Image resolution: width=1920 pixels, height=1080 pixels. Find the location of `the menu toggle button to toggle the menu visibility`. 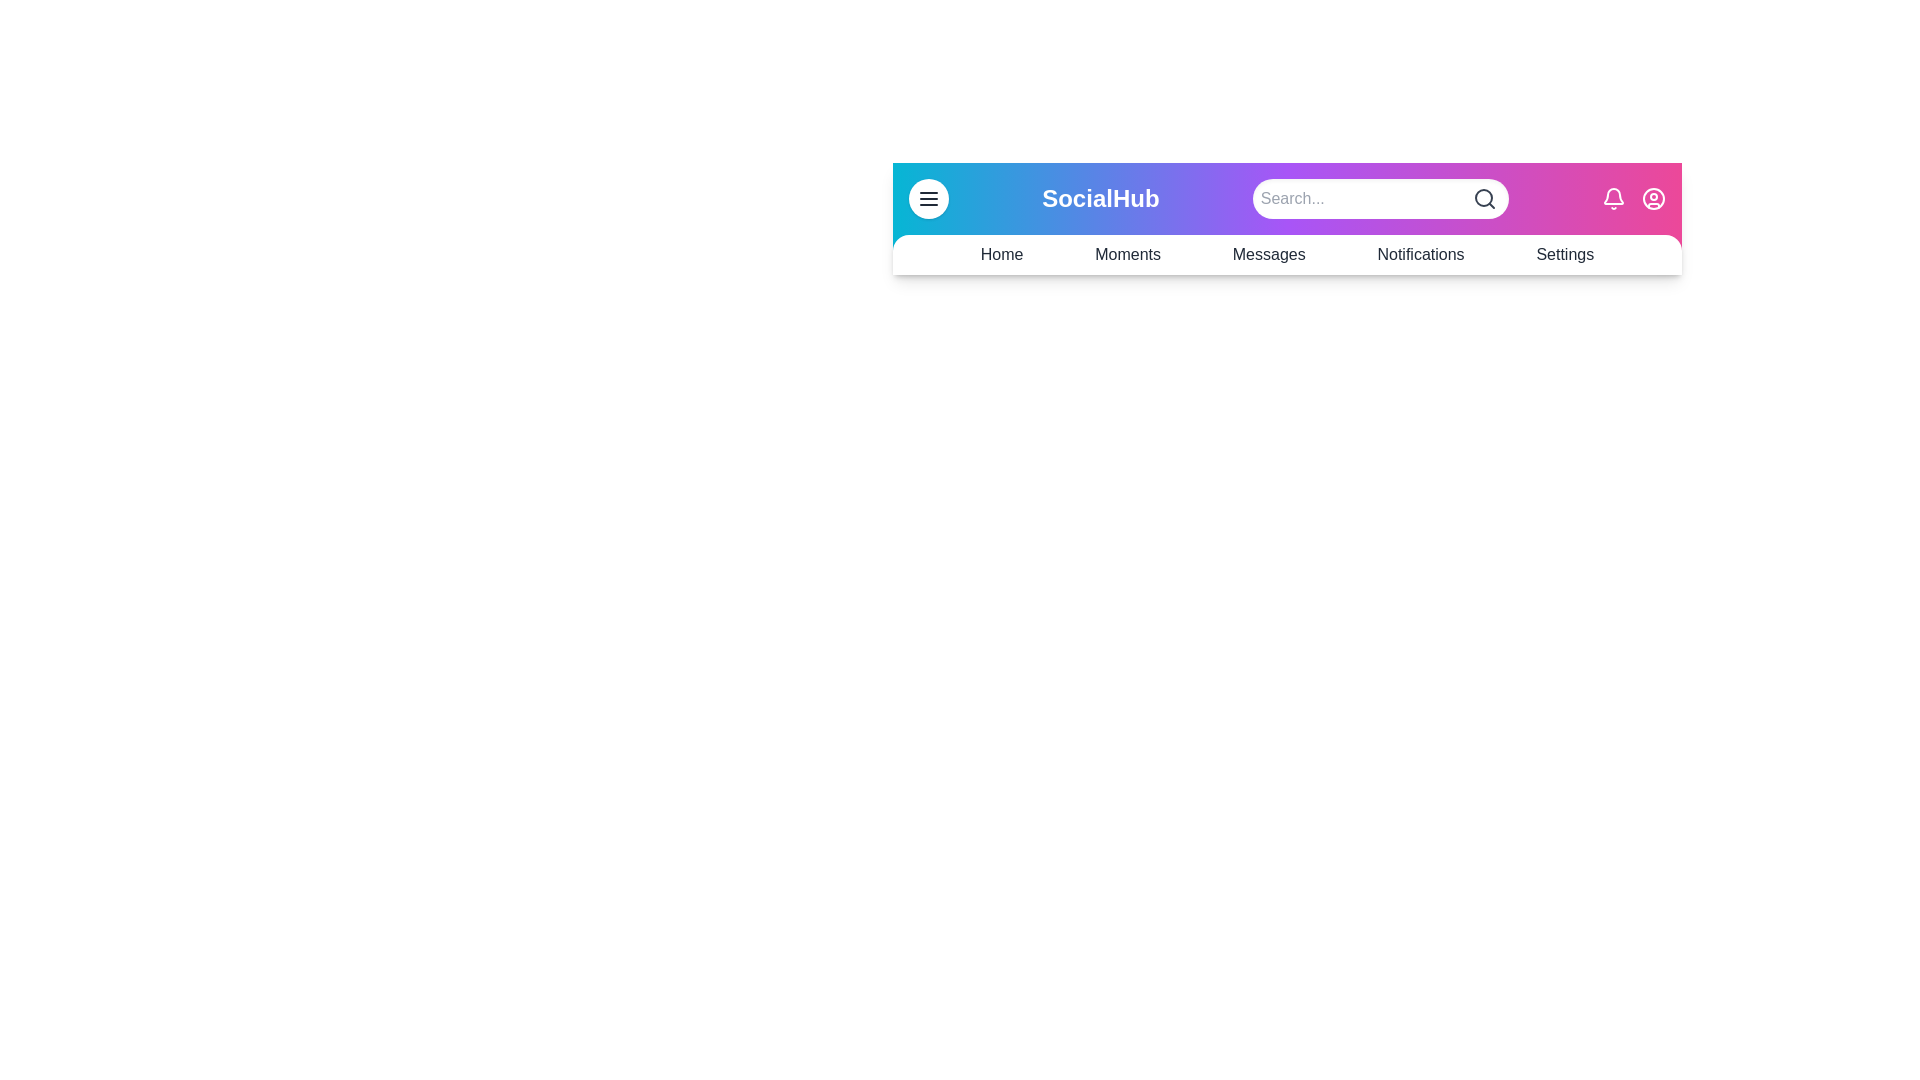

the menu toggle button to toggle the menu visibility is located at coordinates (928, 199).